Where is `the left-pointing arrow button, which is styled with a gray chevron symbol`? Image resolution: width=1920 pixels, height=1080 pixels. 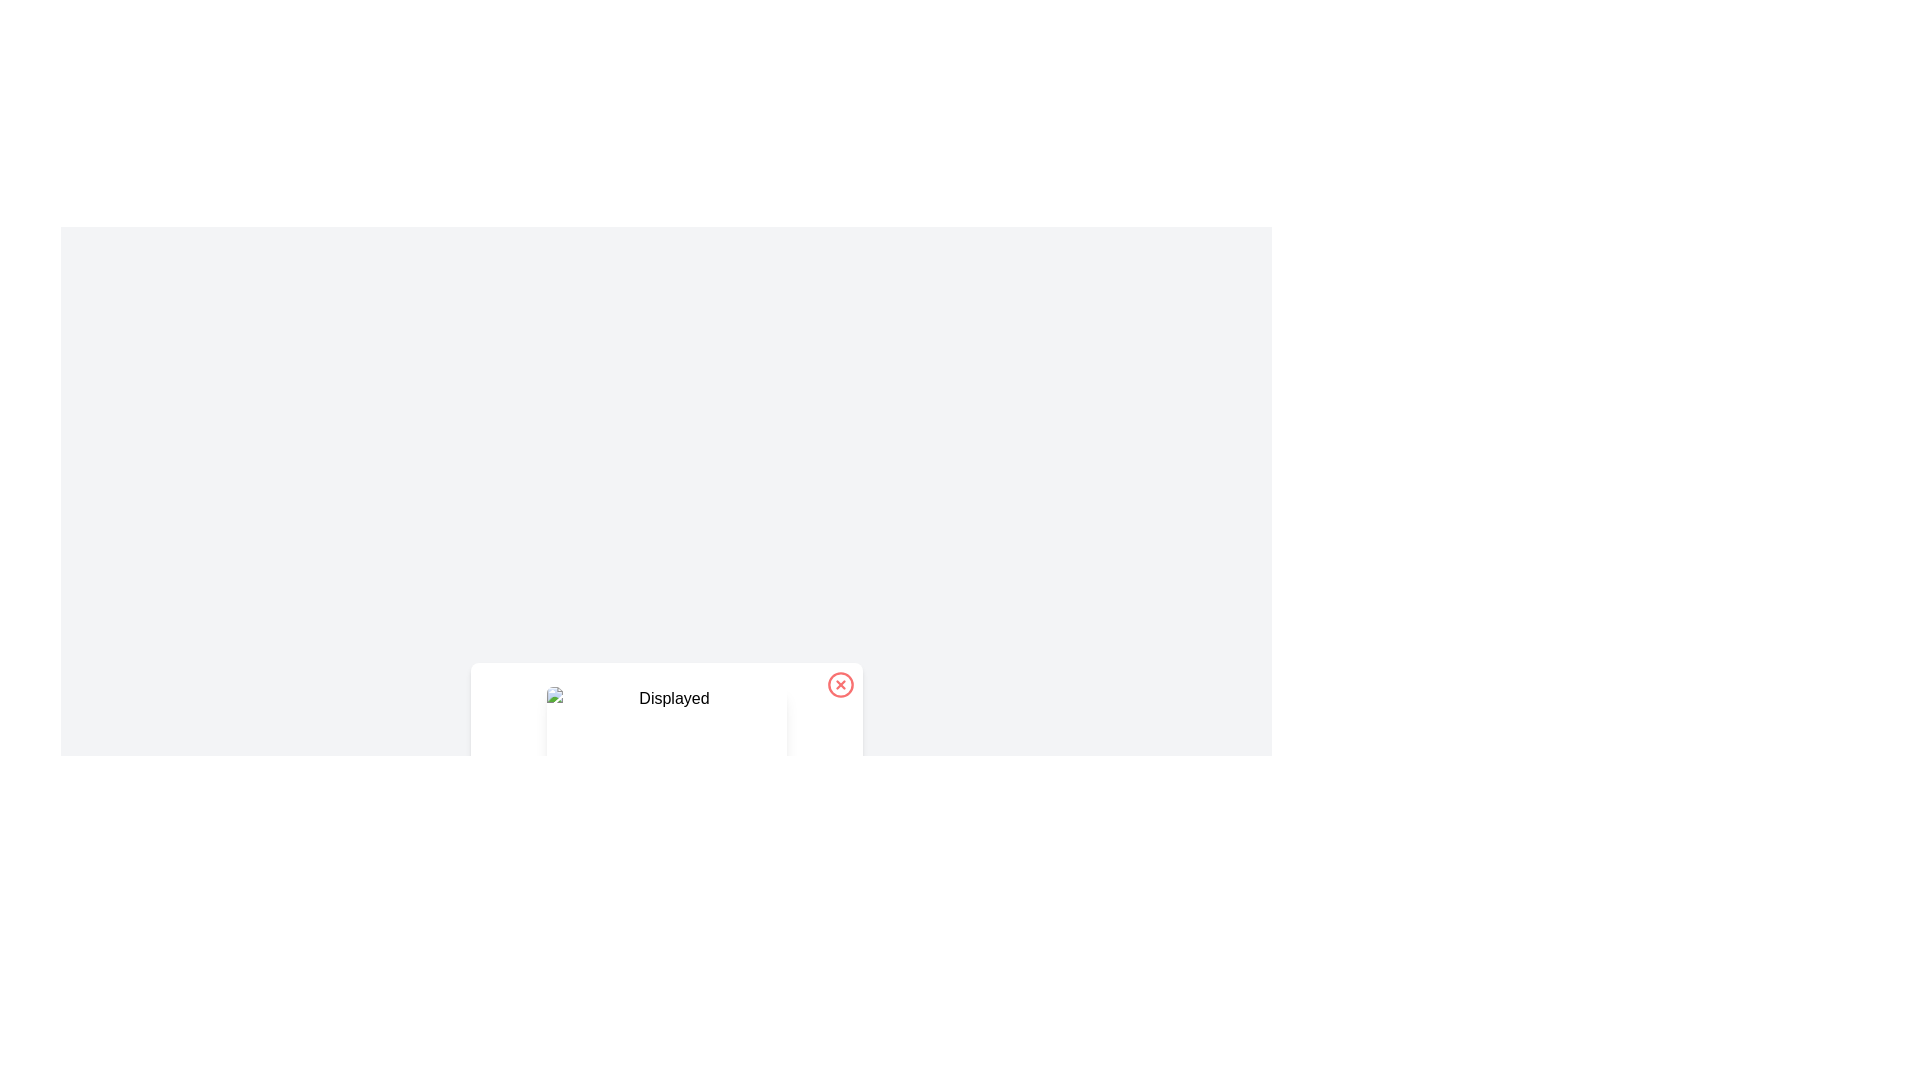 the left-pointing arrow button, which is styled with a gray chevron symbol is located at coordinates (512, 766).